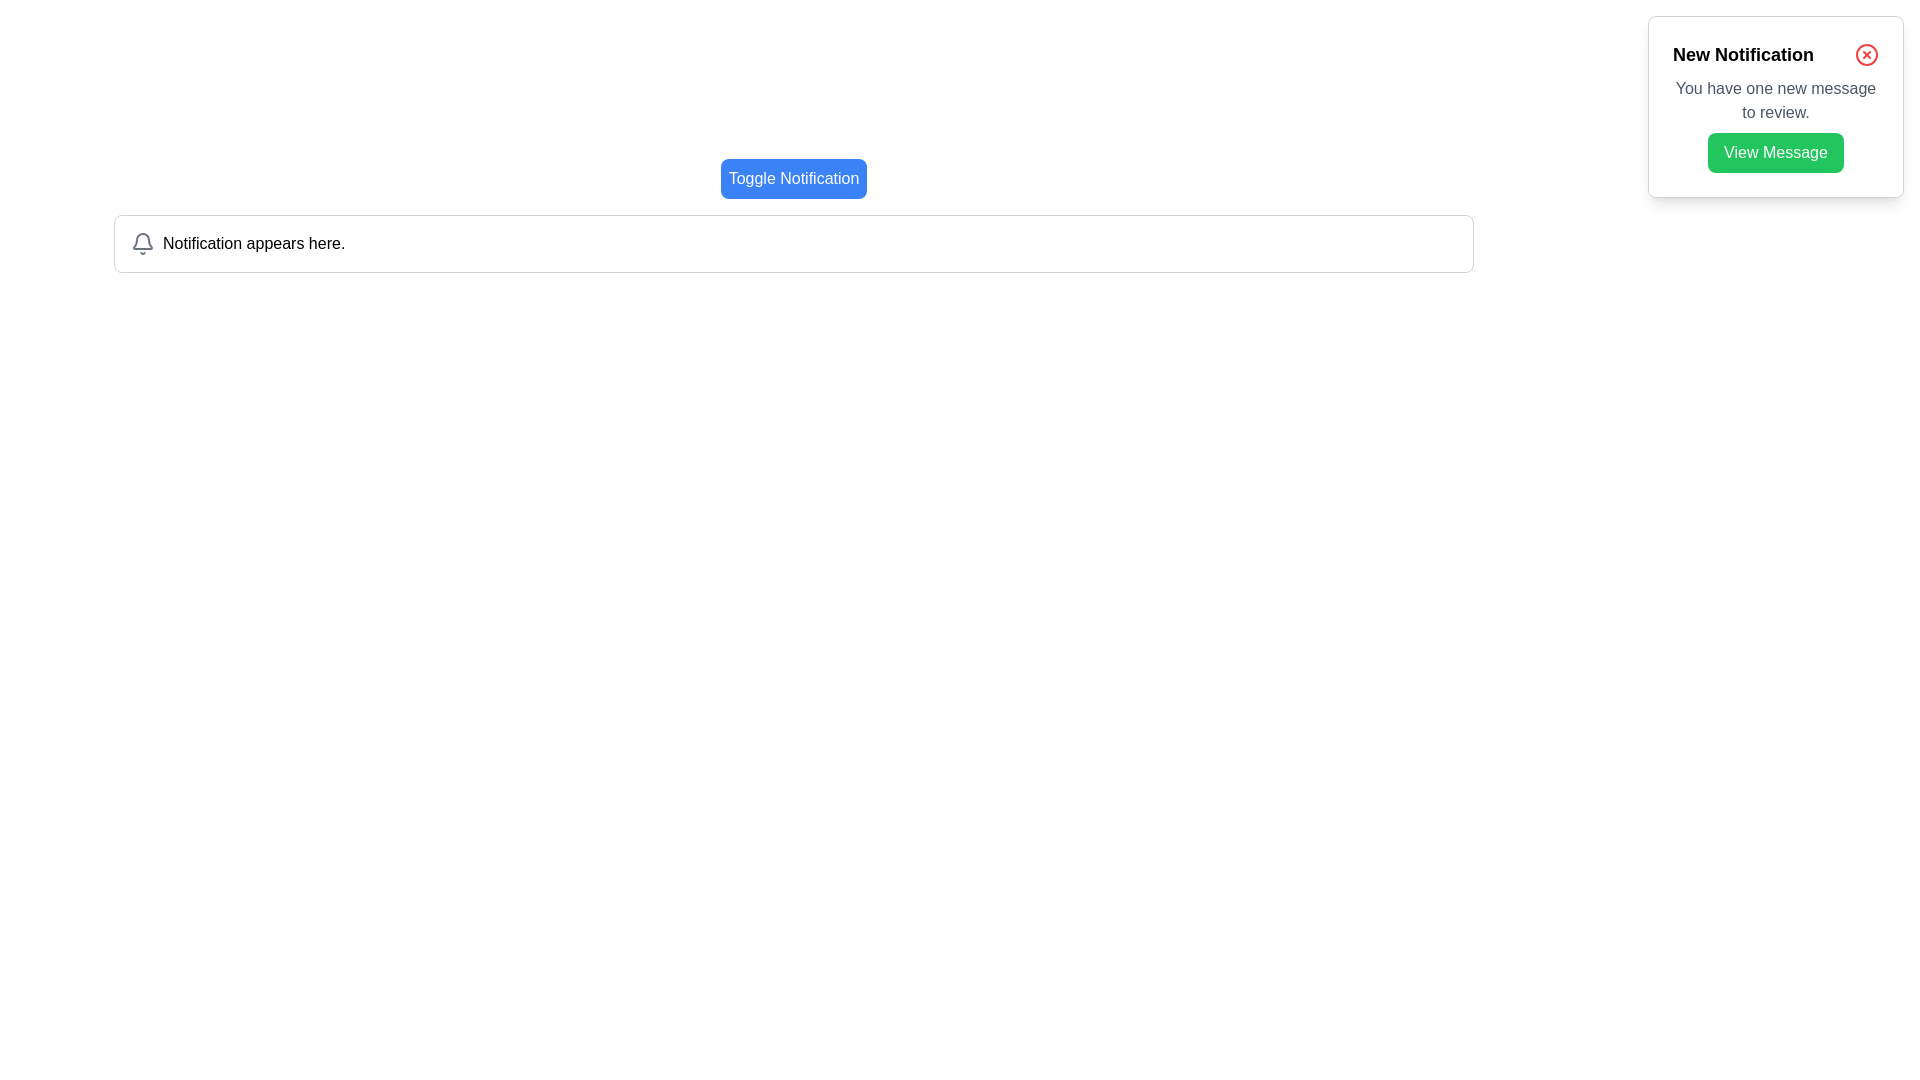 The image size is (1920, 1080). I want to click on the close button located in the top-right corner of the 'New Notification' box, so click(1866, 53).